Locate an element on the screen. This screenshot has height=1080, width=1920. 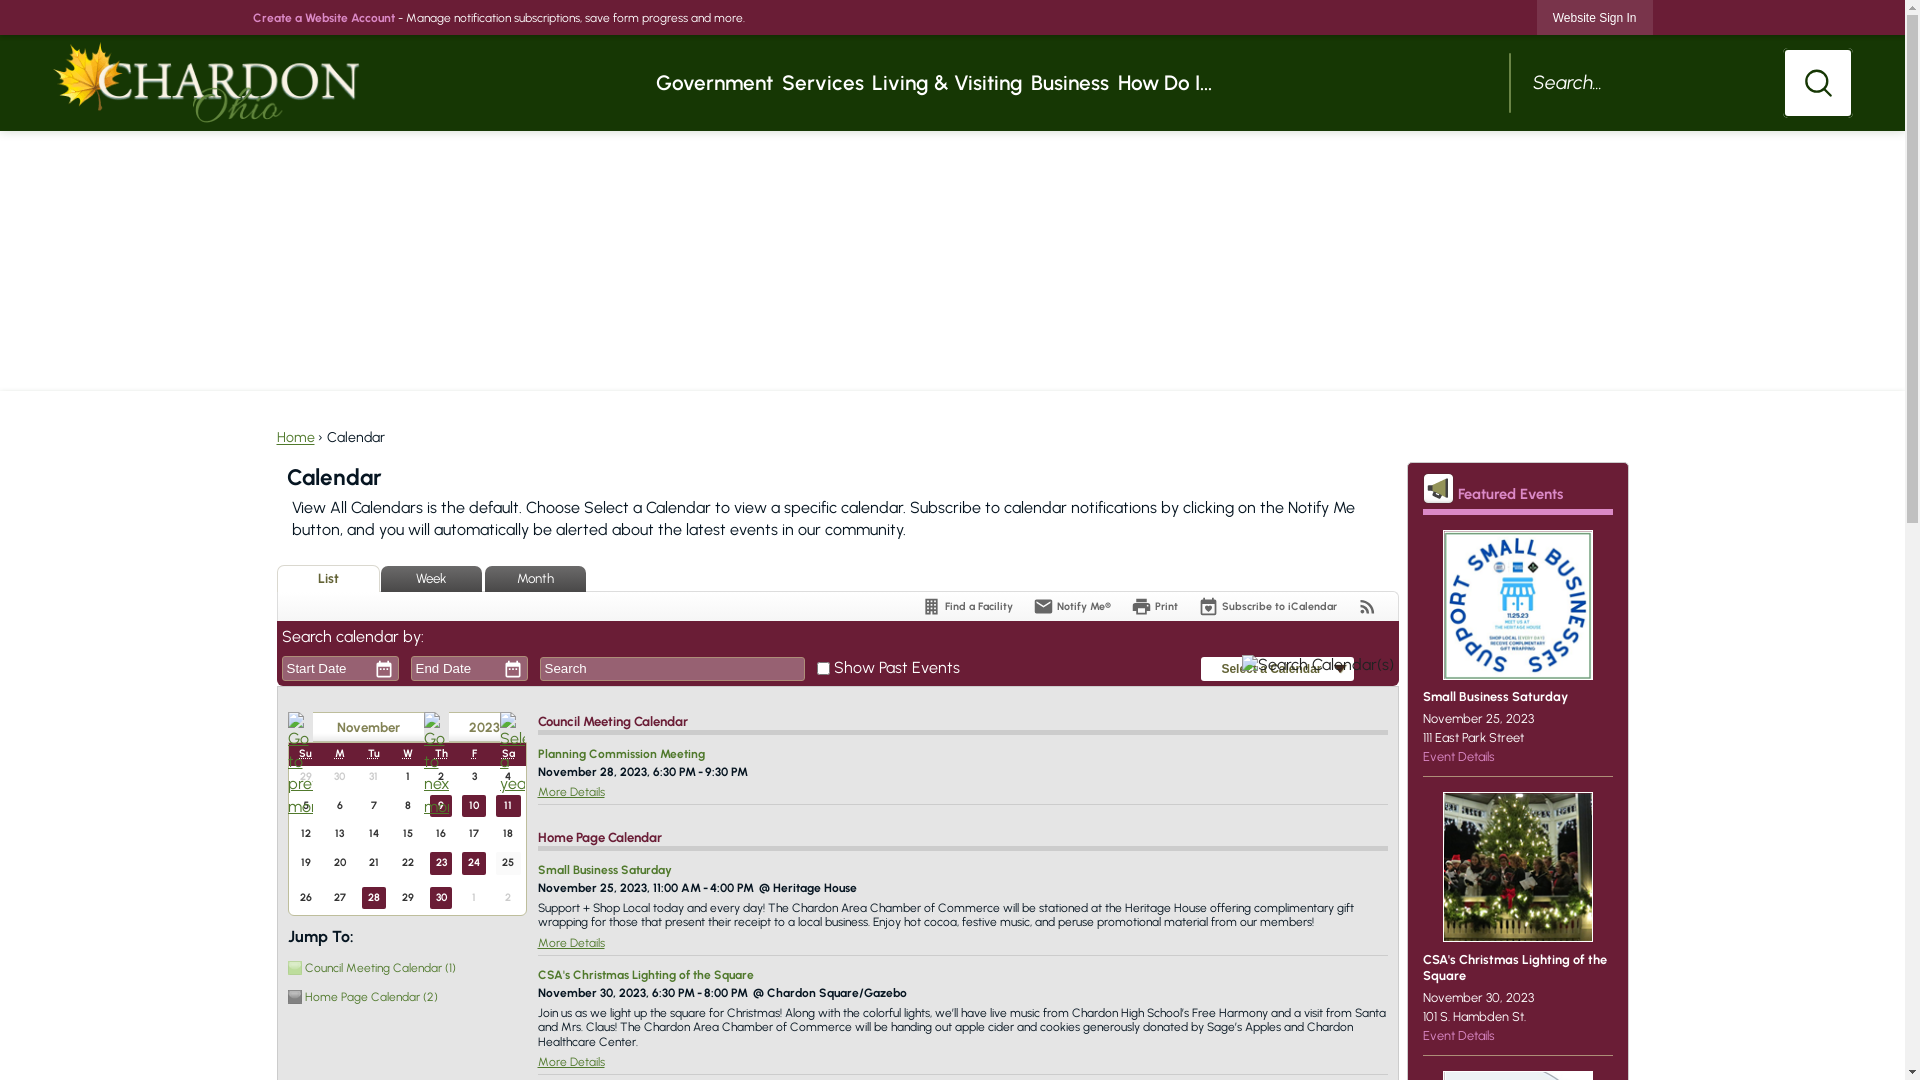
'23' is located at coordinates (440, 862).